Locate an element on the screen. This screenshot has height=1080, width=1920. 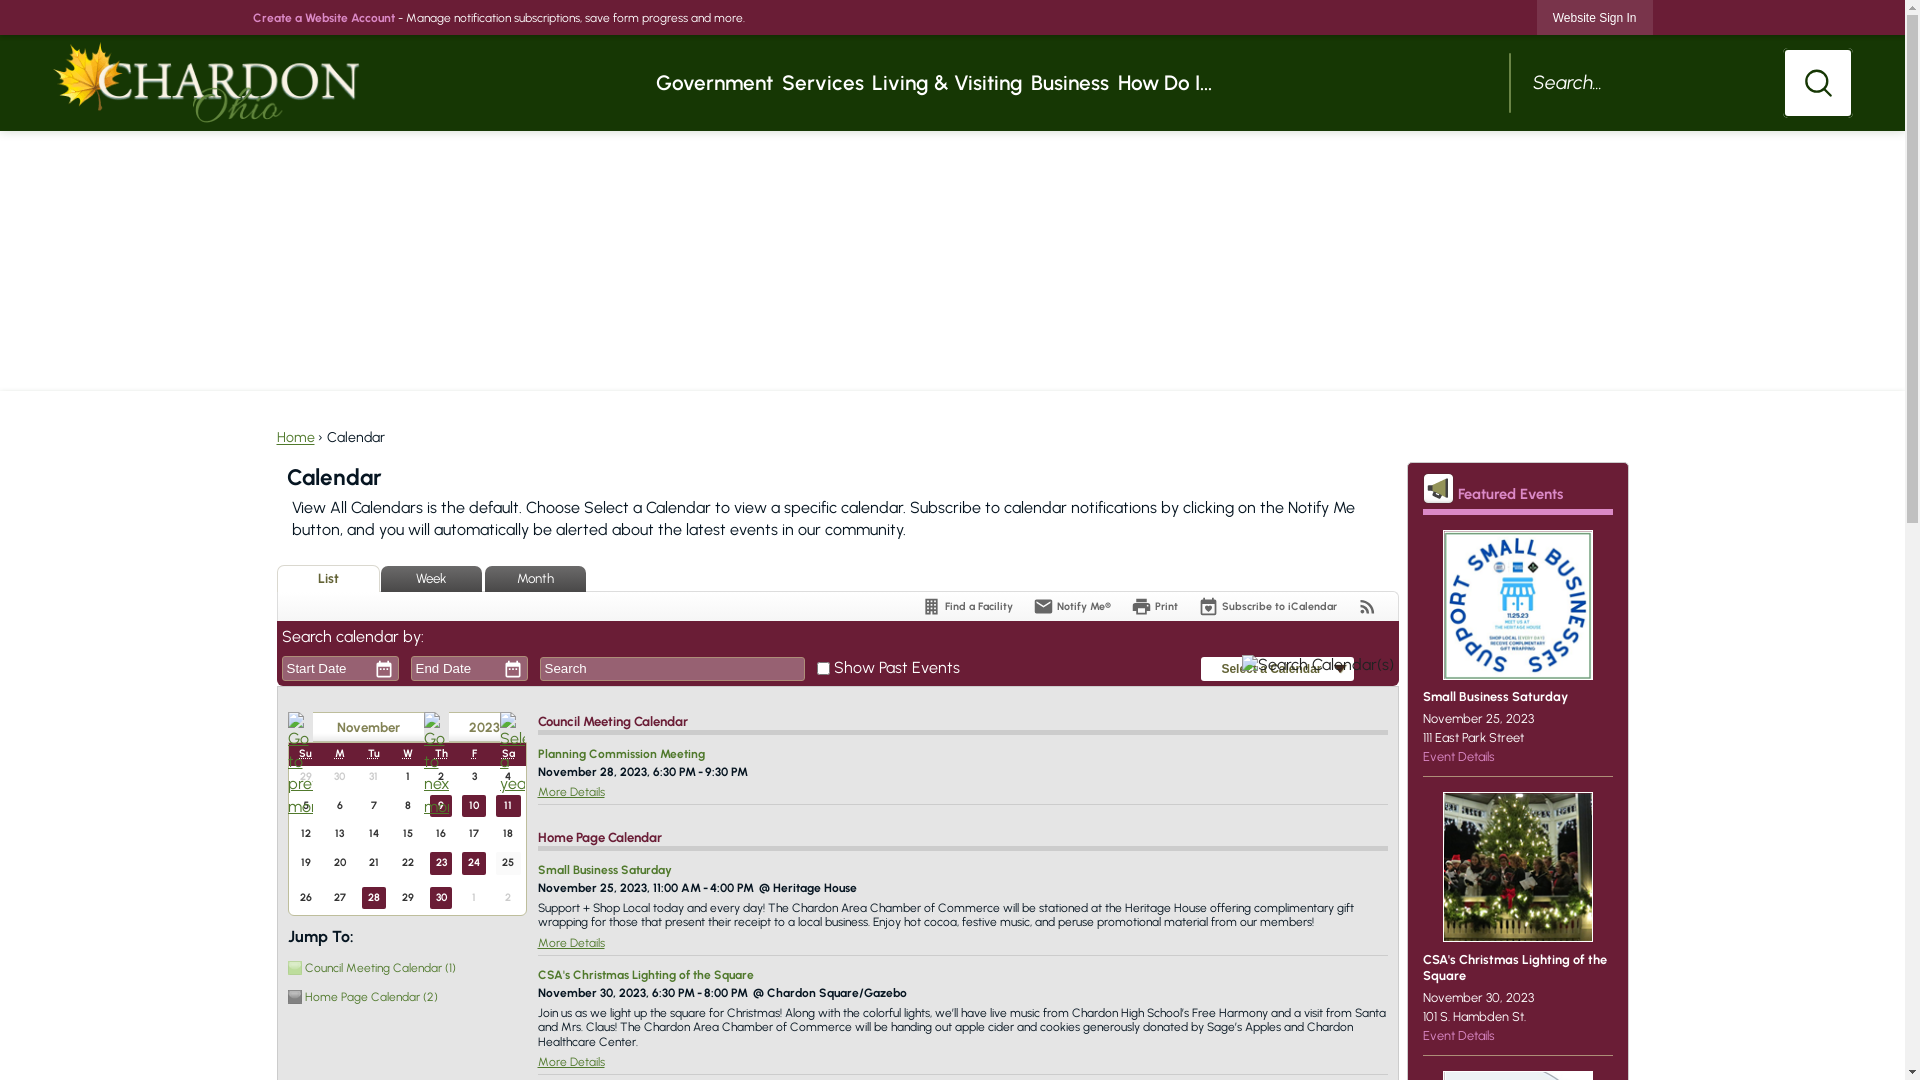
'23' is located at coordinates (440, 862).